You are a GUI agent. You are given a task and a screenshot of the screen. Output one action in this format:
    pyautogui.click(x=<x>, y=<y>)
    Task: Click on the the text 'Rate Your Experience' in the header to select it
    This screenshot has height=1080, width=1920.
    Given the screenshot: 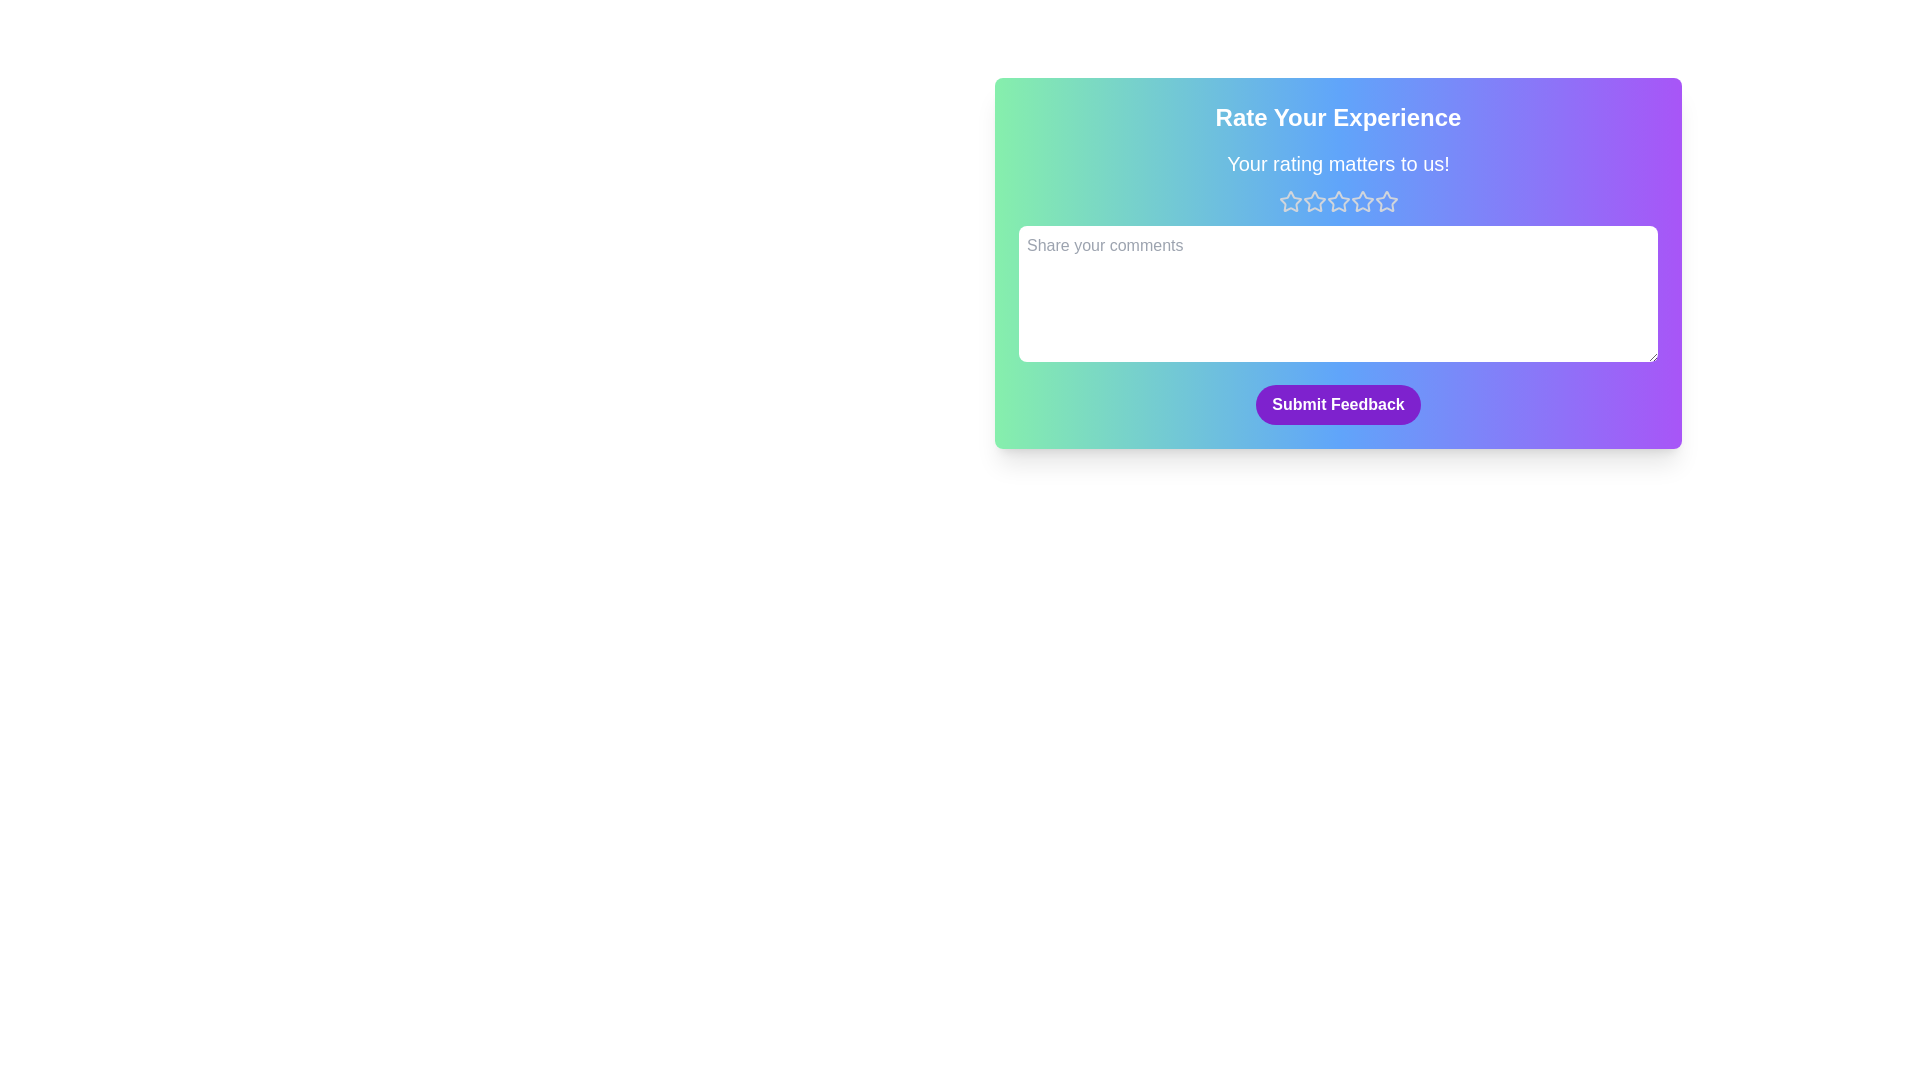 What is the action you would take?
    pyautogui.click(x=1338, y=118)
    